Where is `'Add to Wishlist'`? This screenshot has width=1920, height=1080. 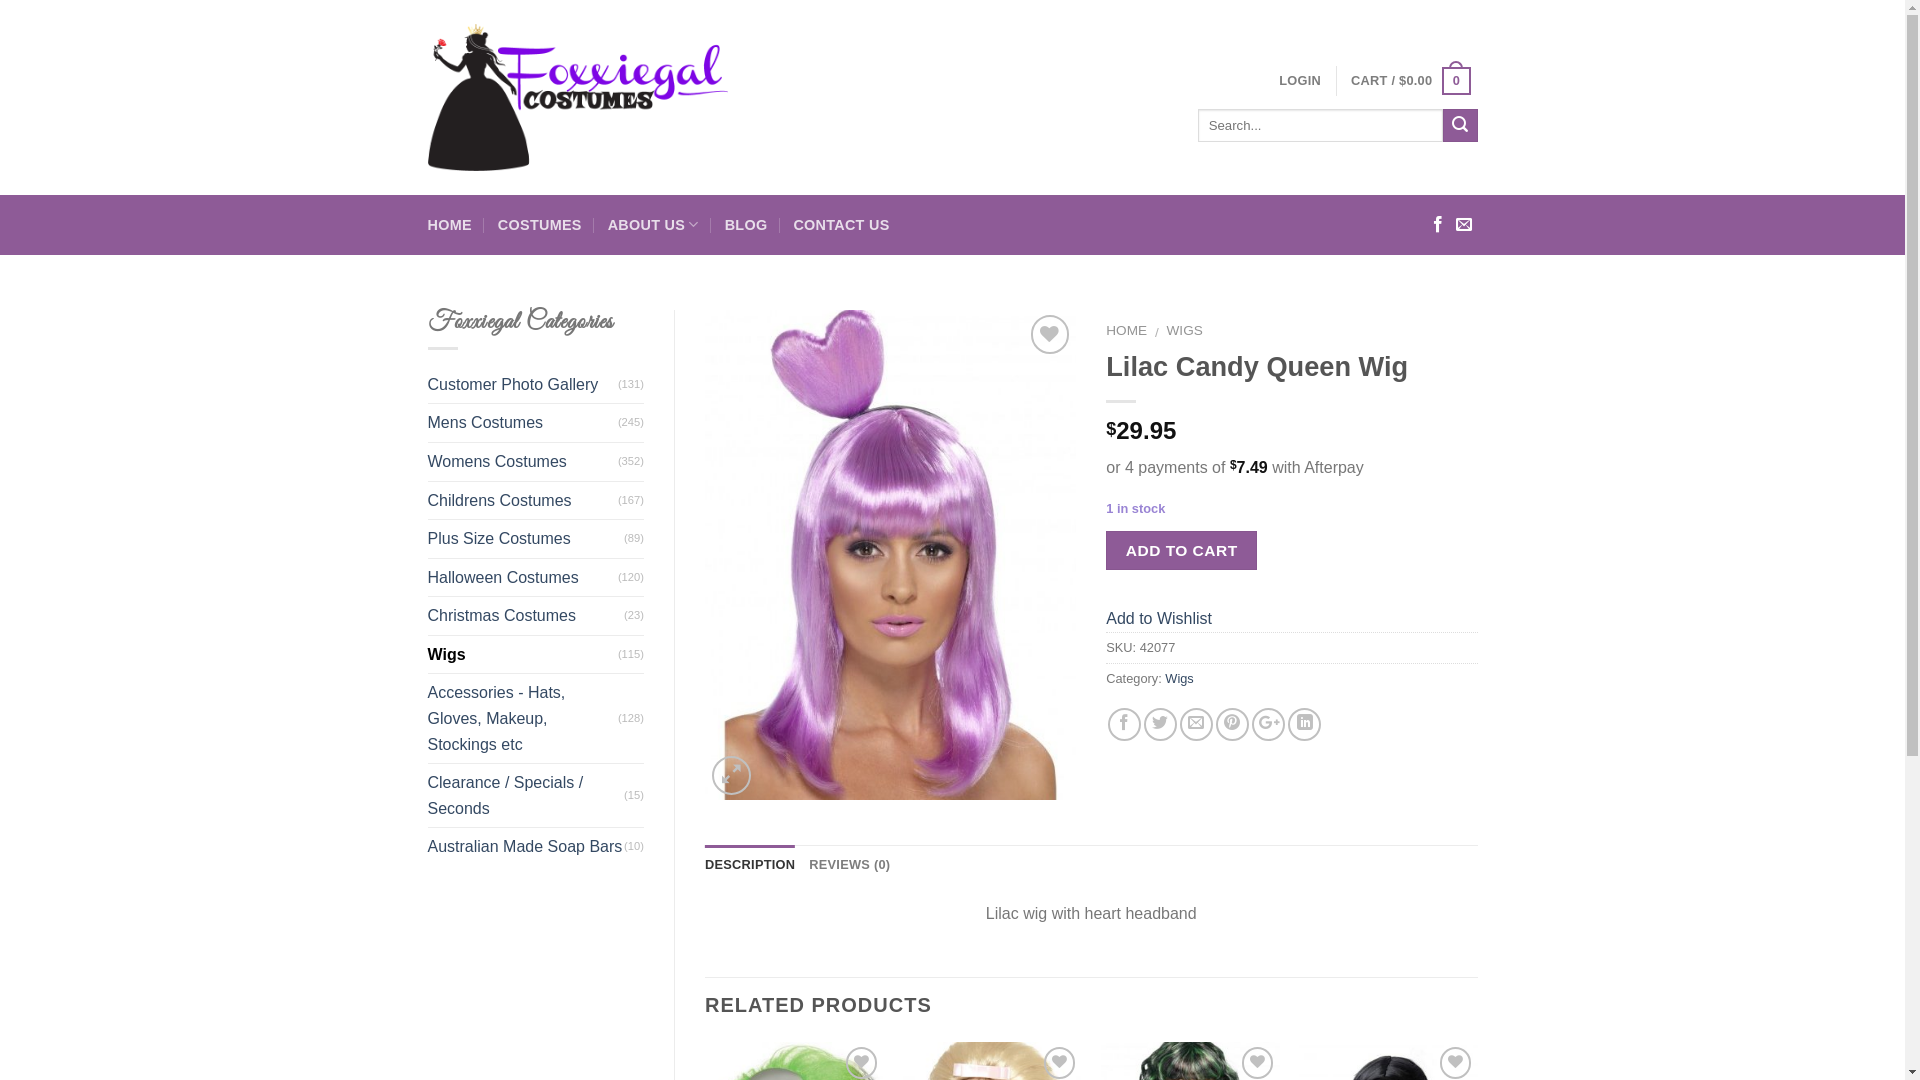
'Add to Wishlist' is located at coordinates (1158, 617).